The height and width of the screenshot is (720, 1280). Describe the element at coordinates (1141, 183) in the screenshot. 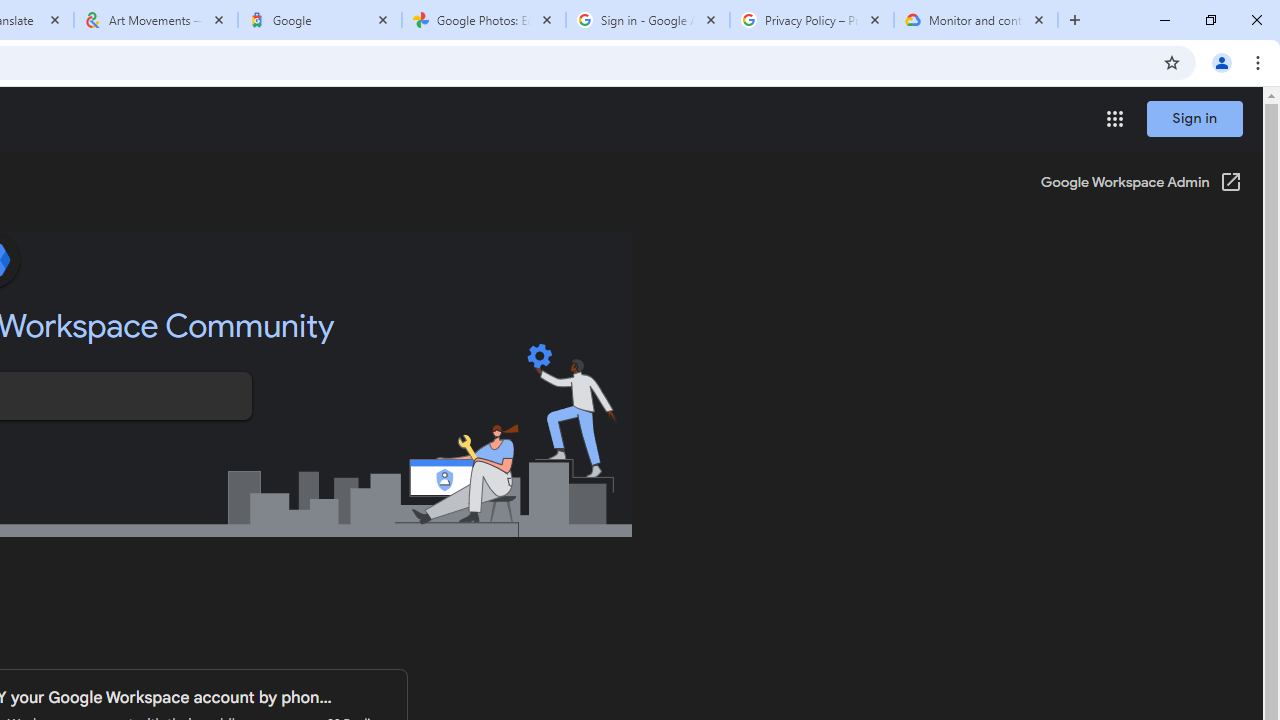

I see `'Google Workspace Admin (Open in a new window)'` at that location.